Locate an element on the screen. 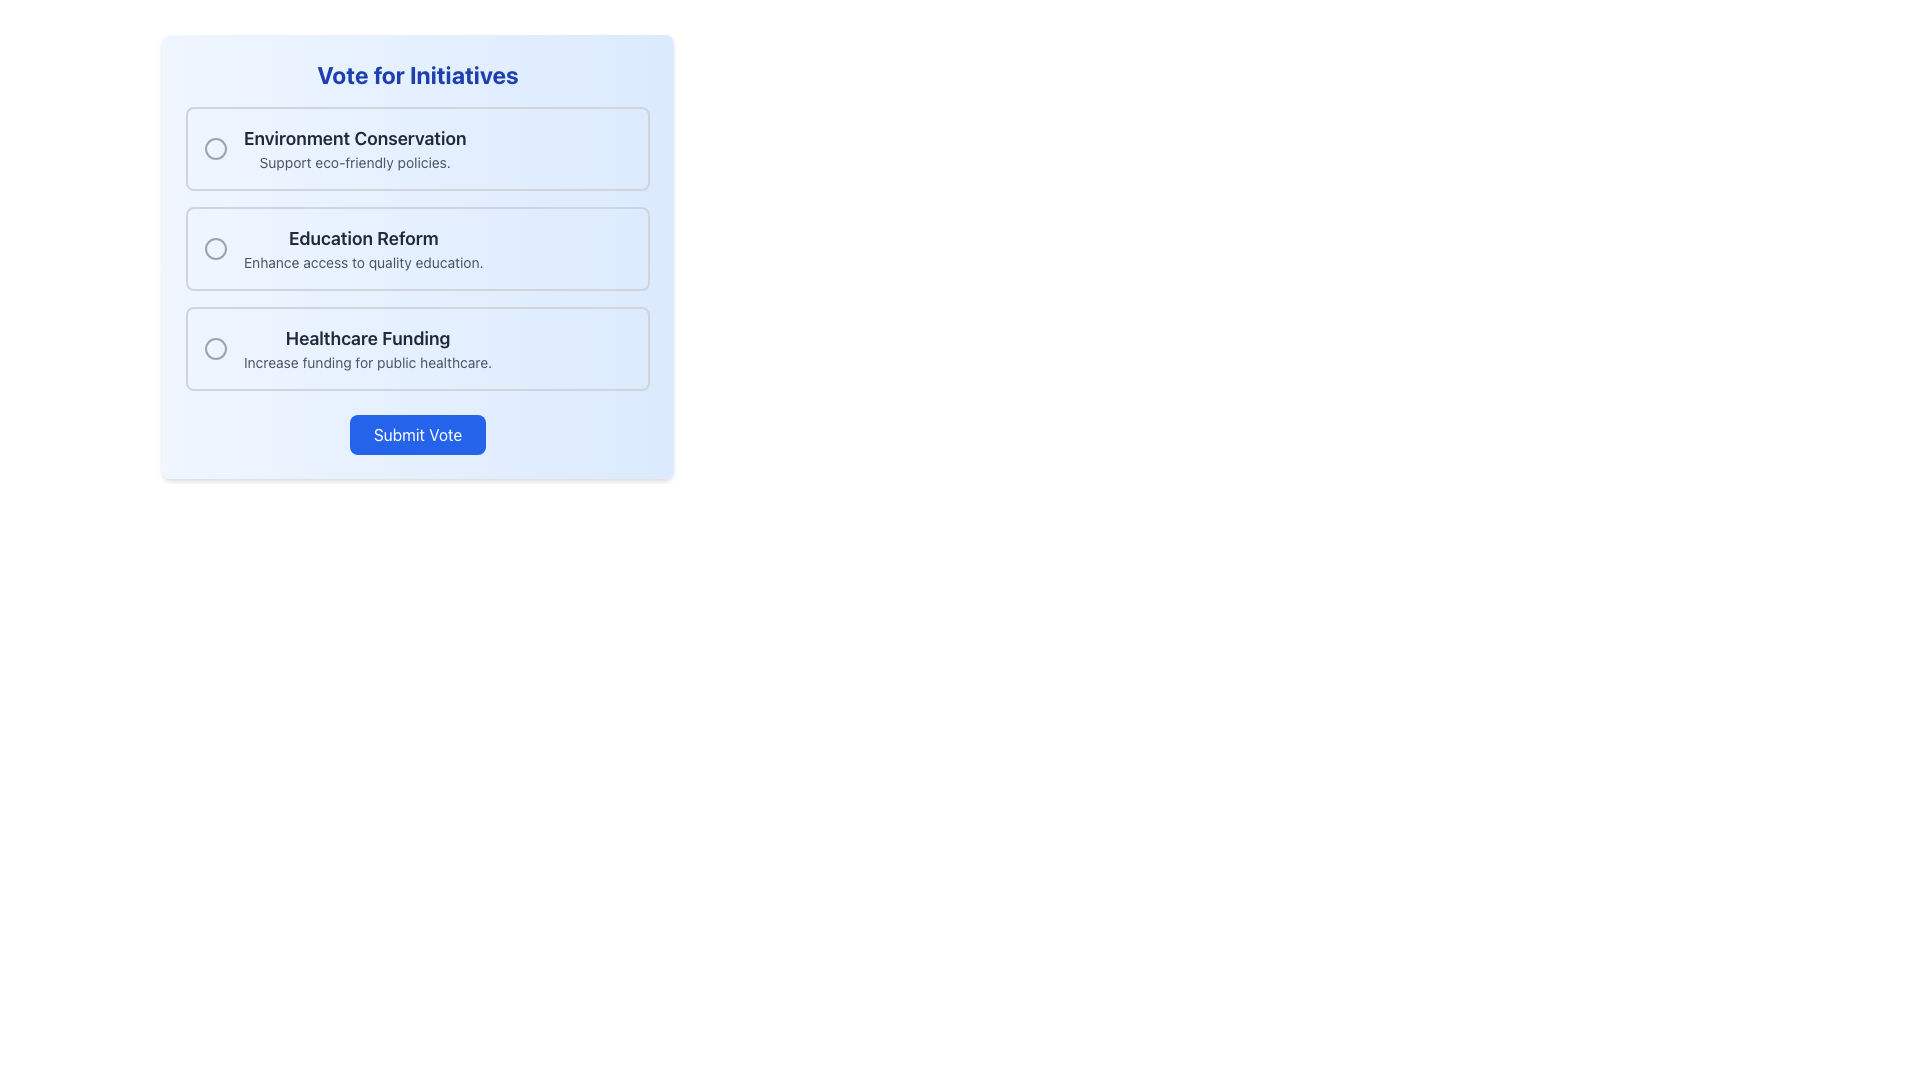  the Interactive Voting Card located at the center of the viewport is located at coordinates (416, 246).